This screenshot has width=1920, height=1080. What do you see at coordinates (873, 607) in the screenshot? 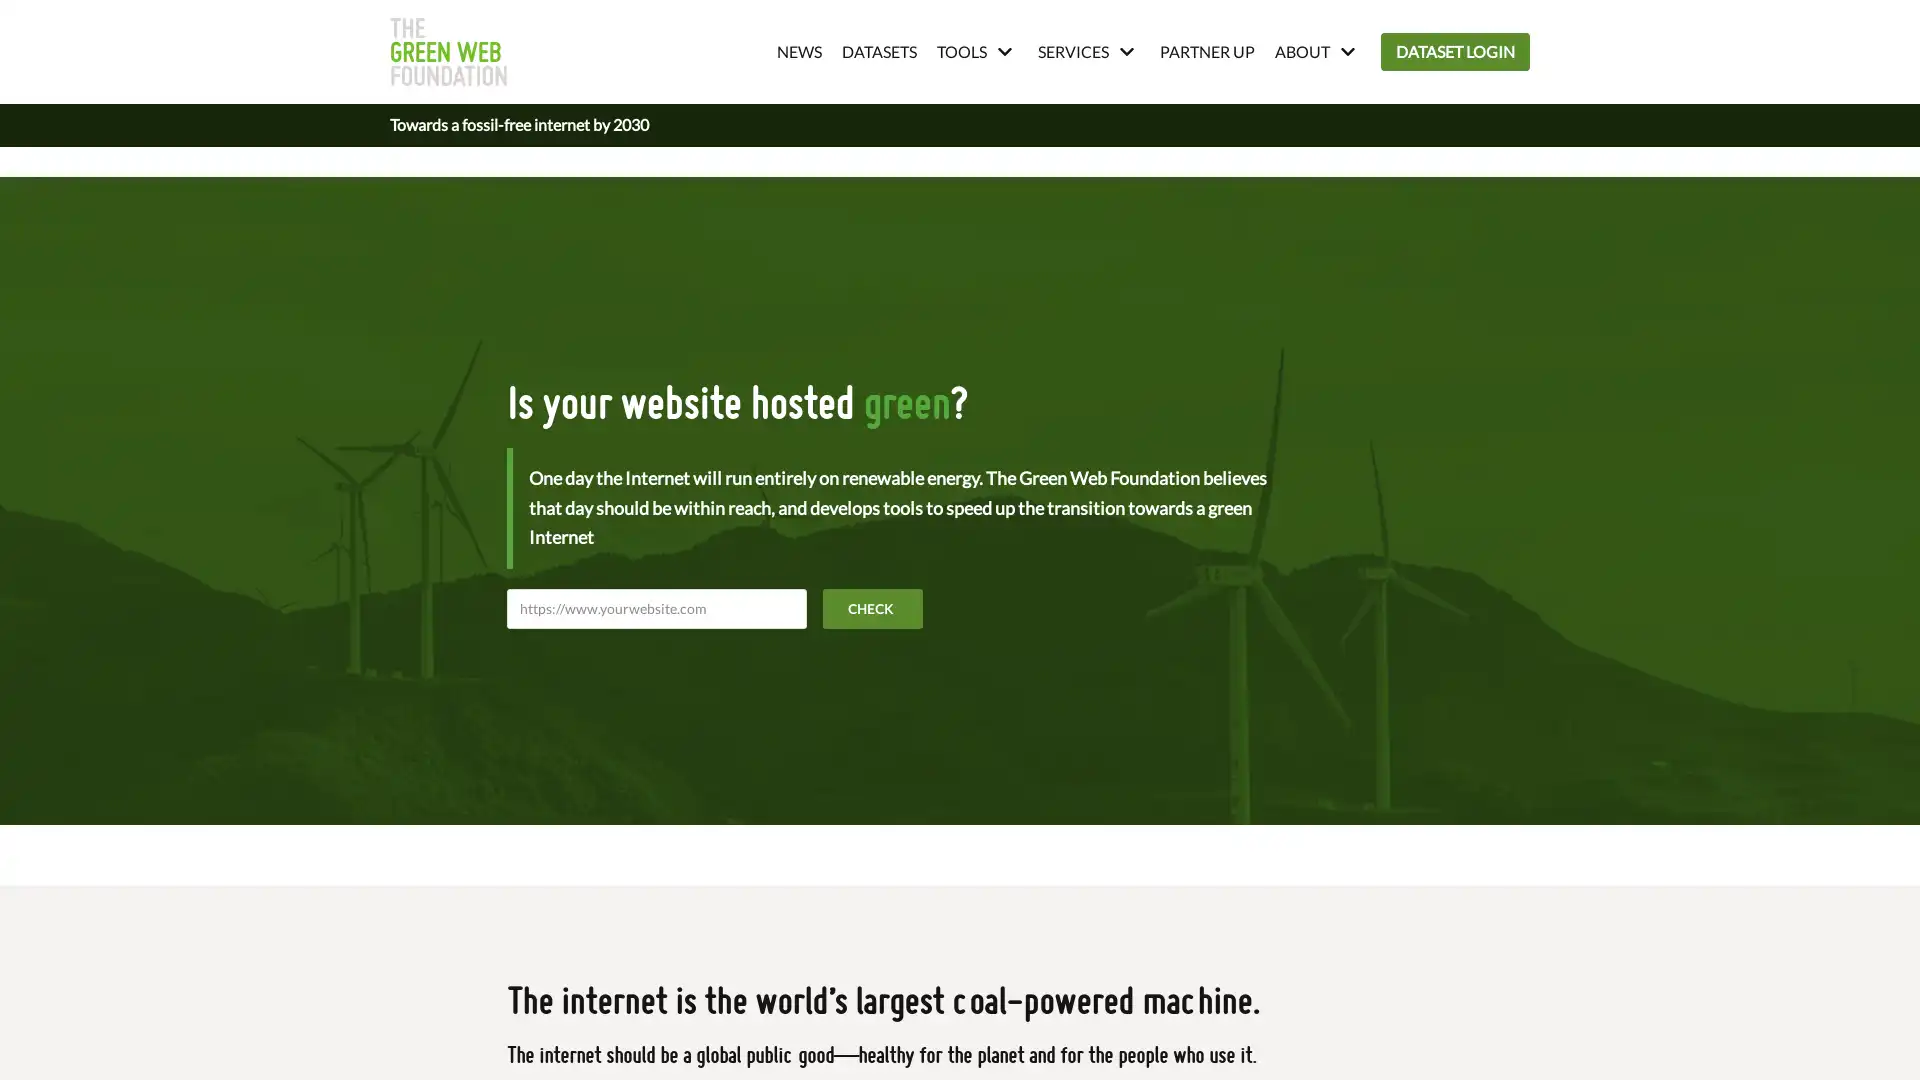
I see `CHECK` at bounding box center [873, 607].